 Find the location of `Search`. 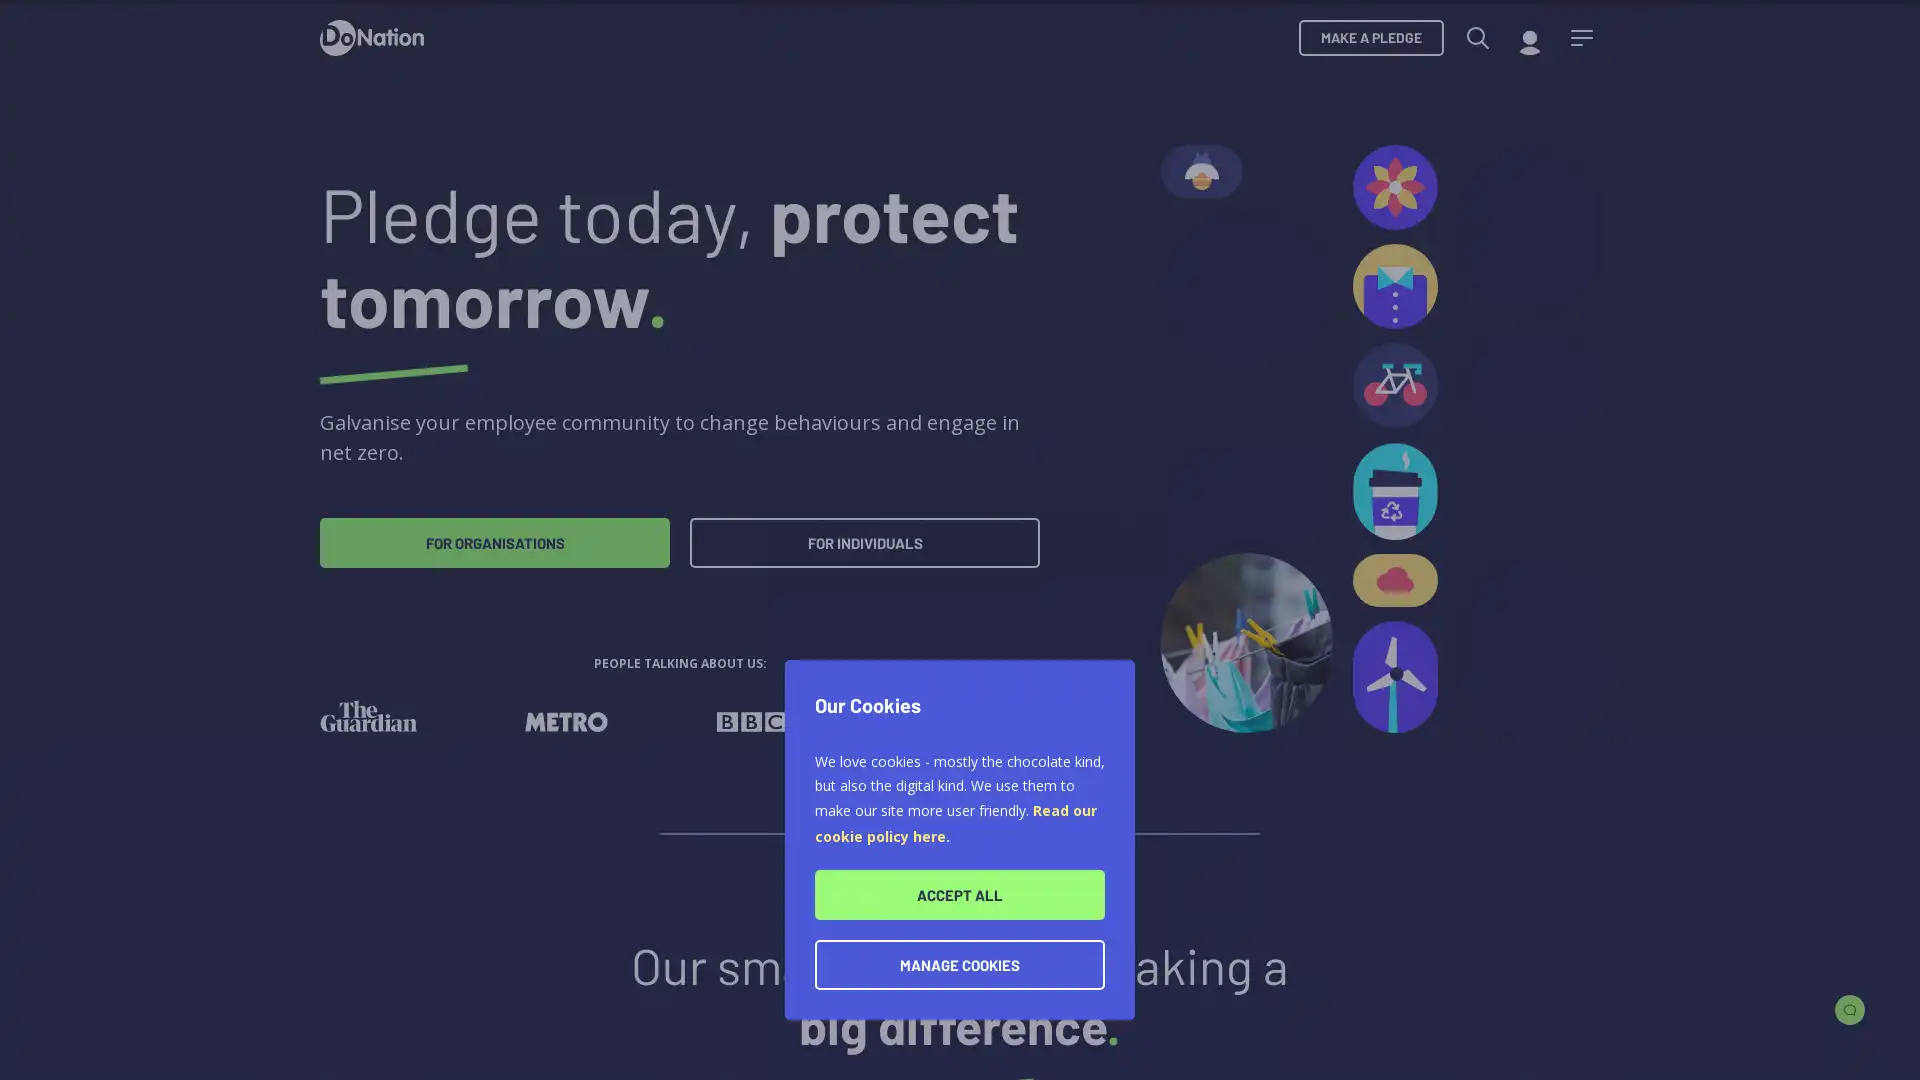

Search is located at coordinates (1478, 38).